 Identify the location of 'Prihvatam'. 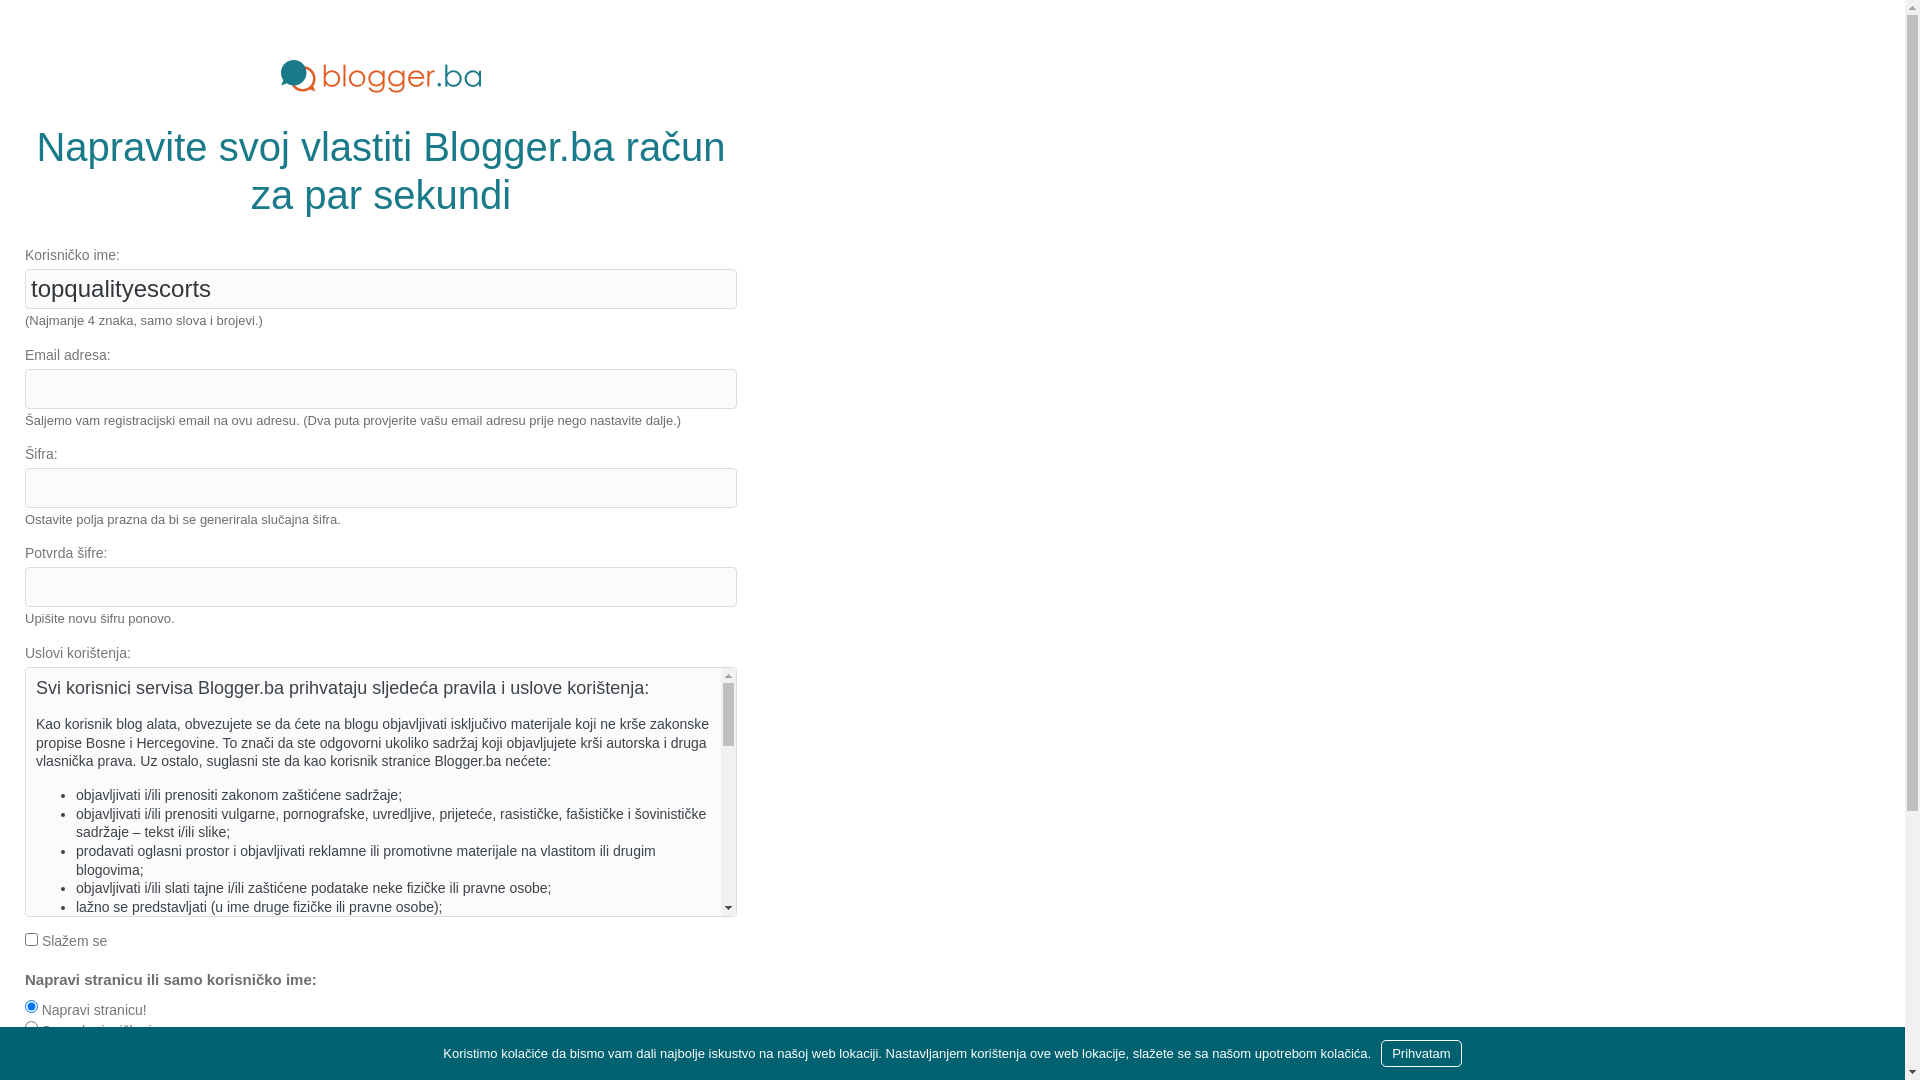
(1420, 1052).